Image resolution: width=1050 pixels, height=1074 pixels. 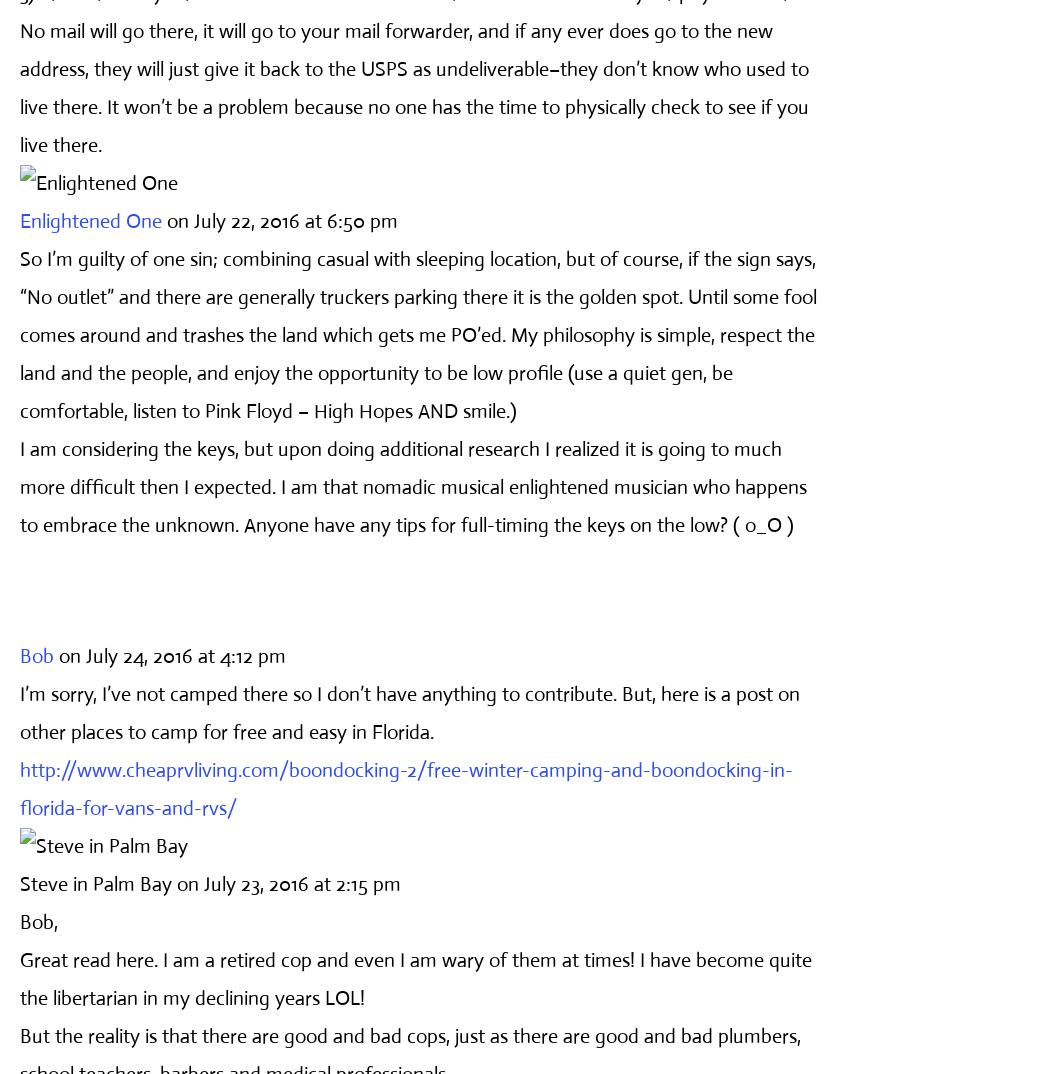 What do you see at coordinates (412, 486) in the screenshot?
I see `'I am considering the keys, but upon doing additional research I realized it is going to much more difficult then I expected. I am that nomadic musical enlightened musician who happens to embrace the unknown. Anyone have any tips for full-timing the keys on the low? ( o_O )'` at bounding box center [412, 486].